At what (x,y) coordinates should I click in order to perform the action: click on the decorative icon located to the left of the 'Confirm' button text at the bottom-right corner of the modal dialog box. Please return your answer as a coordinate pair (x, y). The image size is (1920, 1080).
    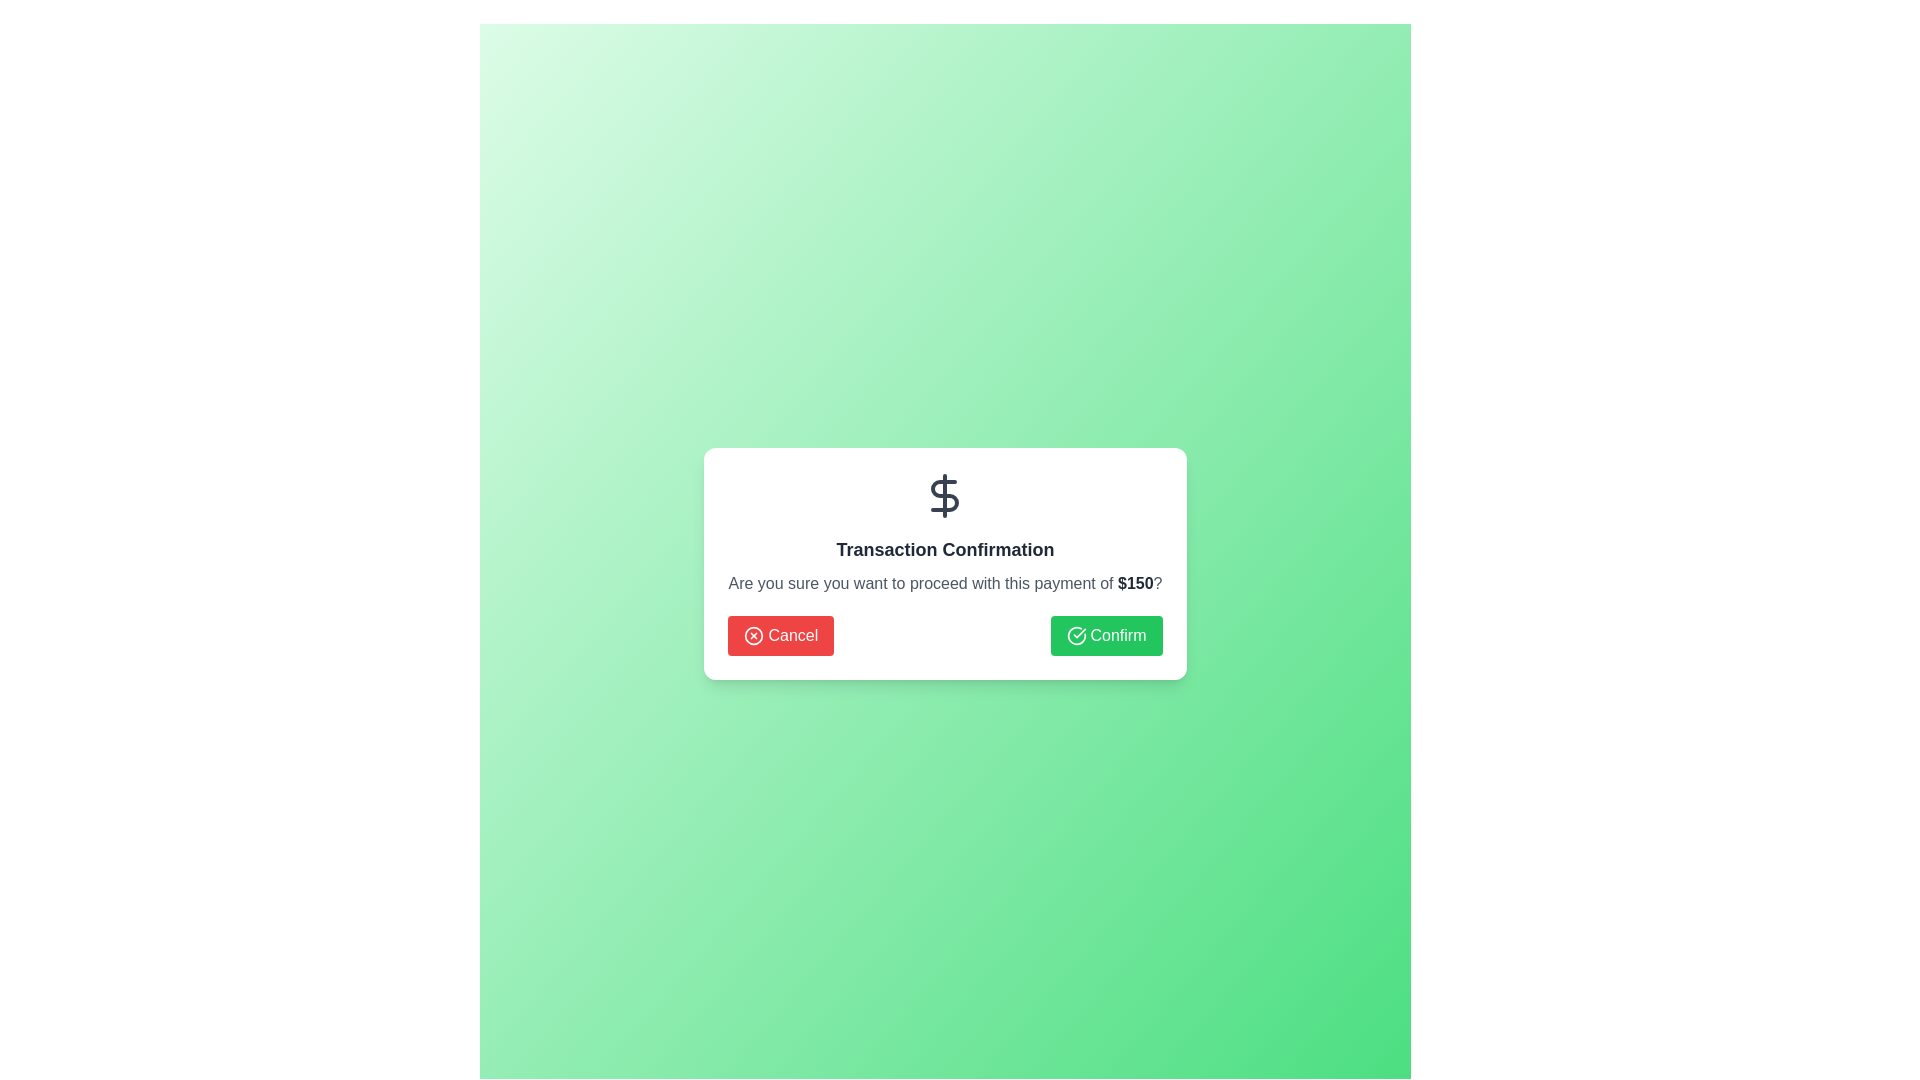
    Looking at the image, I should click on (1075, 636).